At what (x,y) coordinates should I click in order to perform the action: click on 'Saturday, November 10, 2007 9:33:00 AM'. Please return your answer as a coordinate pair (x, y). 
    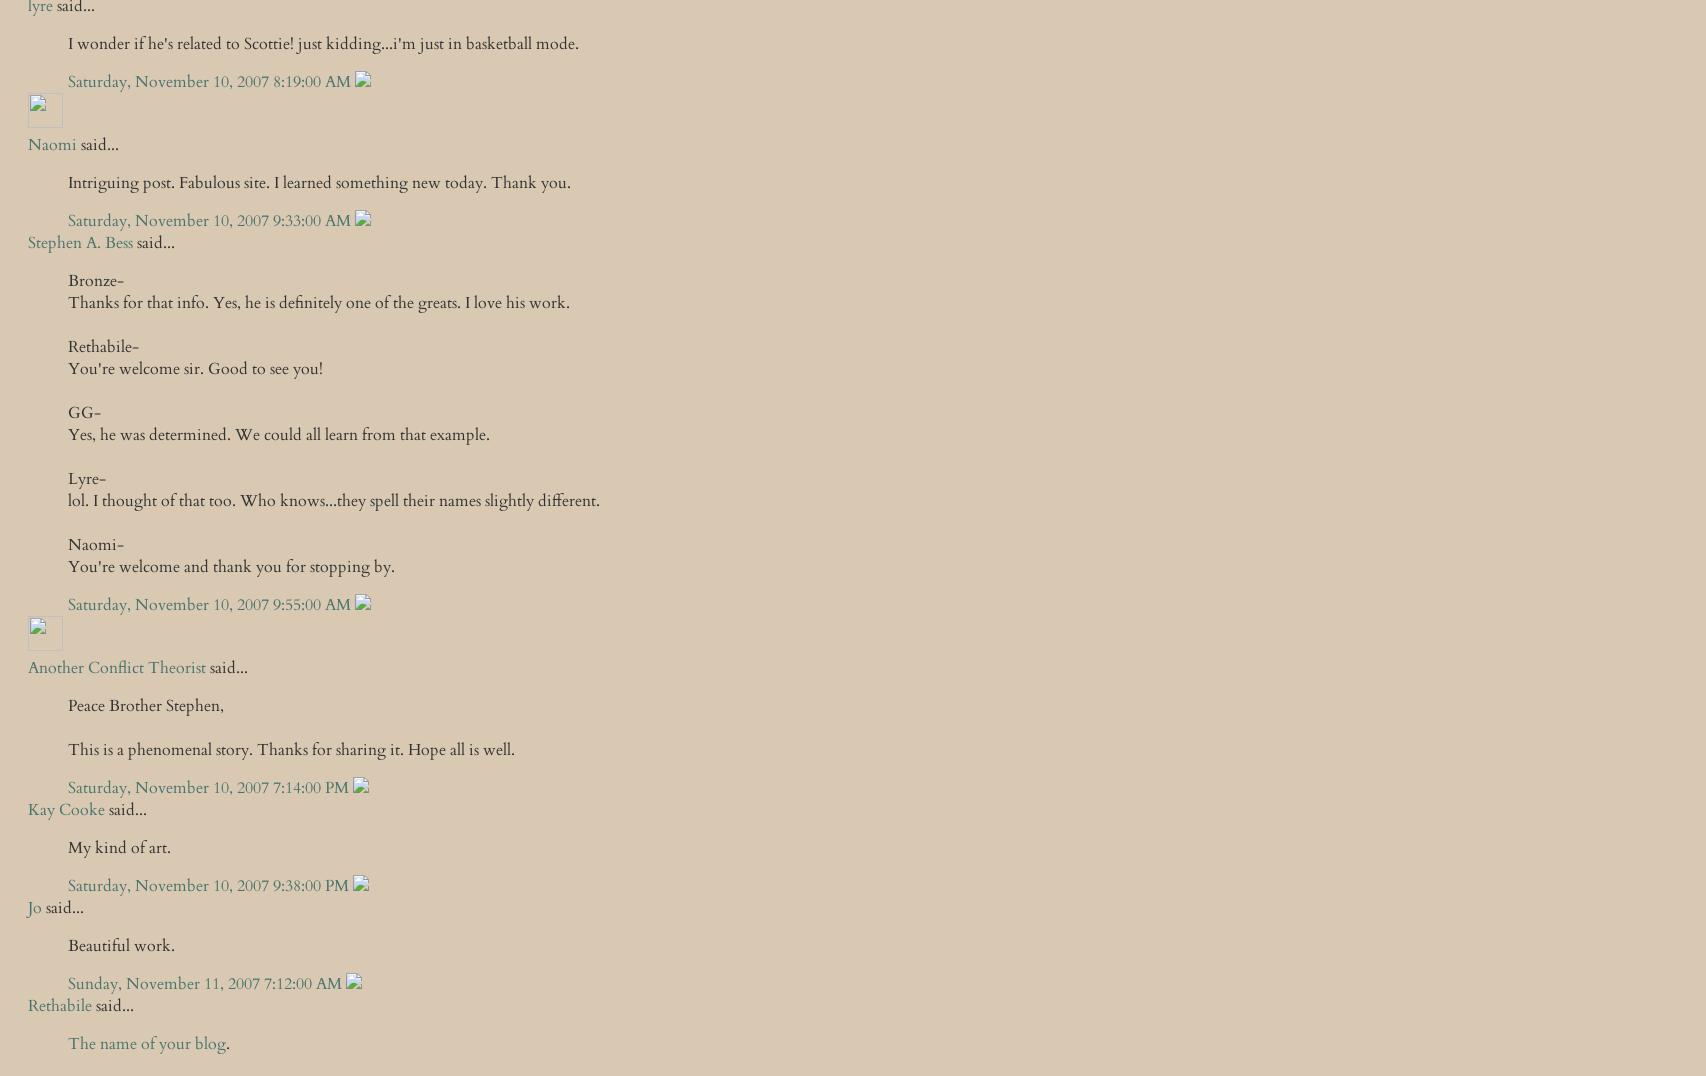
    Looking at the image, I should click on (211, 220).